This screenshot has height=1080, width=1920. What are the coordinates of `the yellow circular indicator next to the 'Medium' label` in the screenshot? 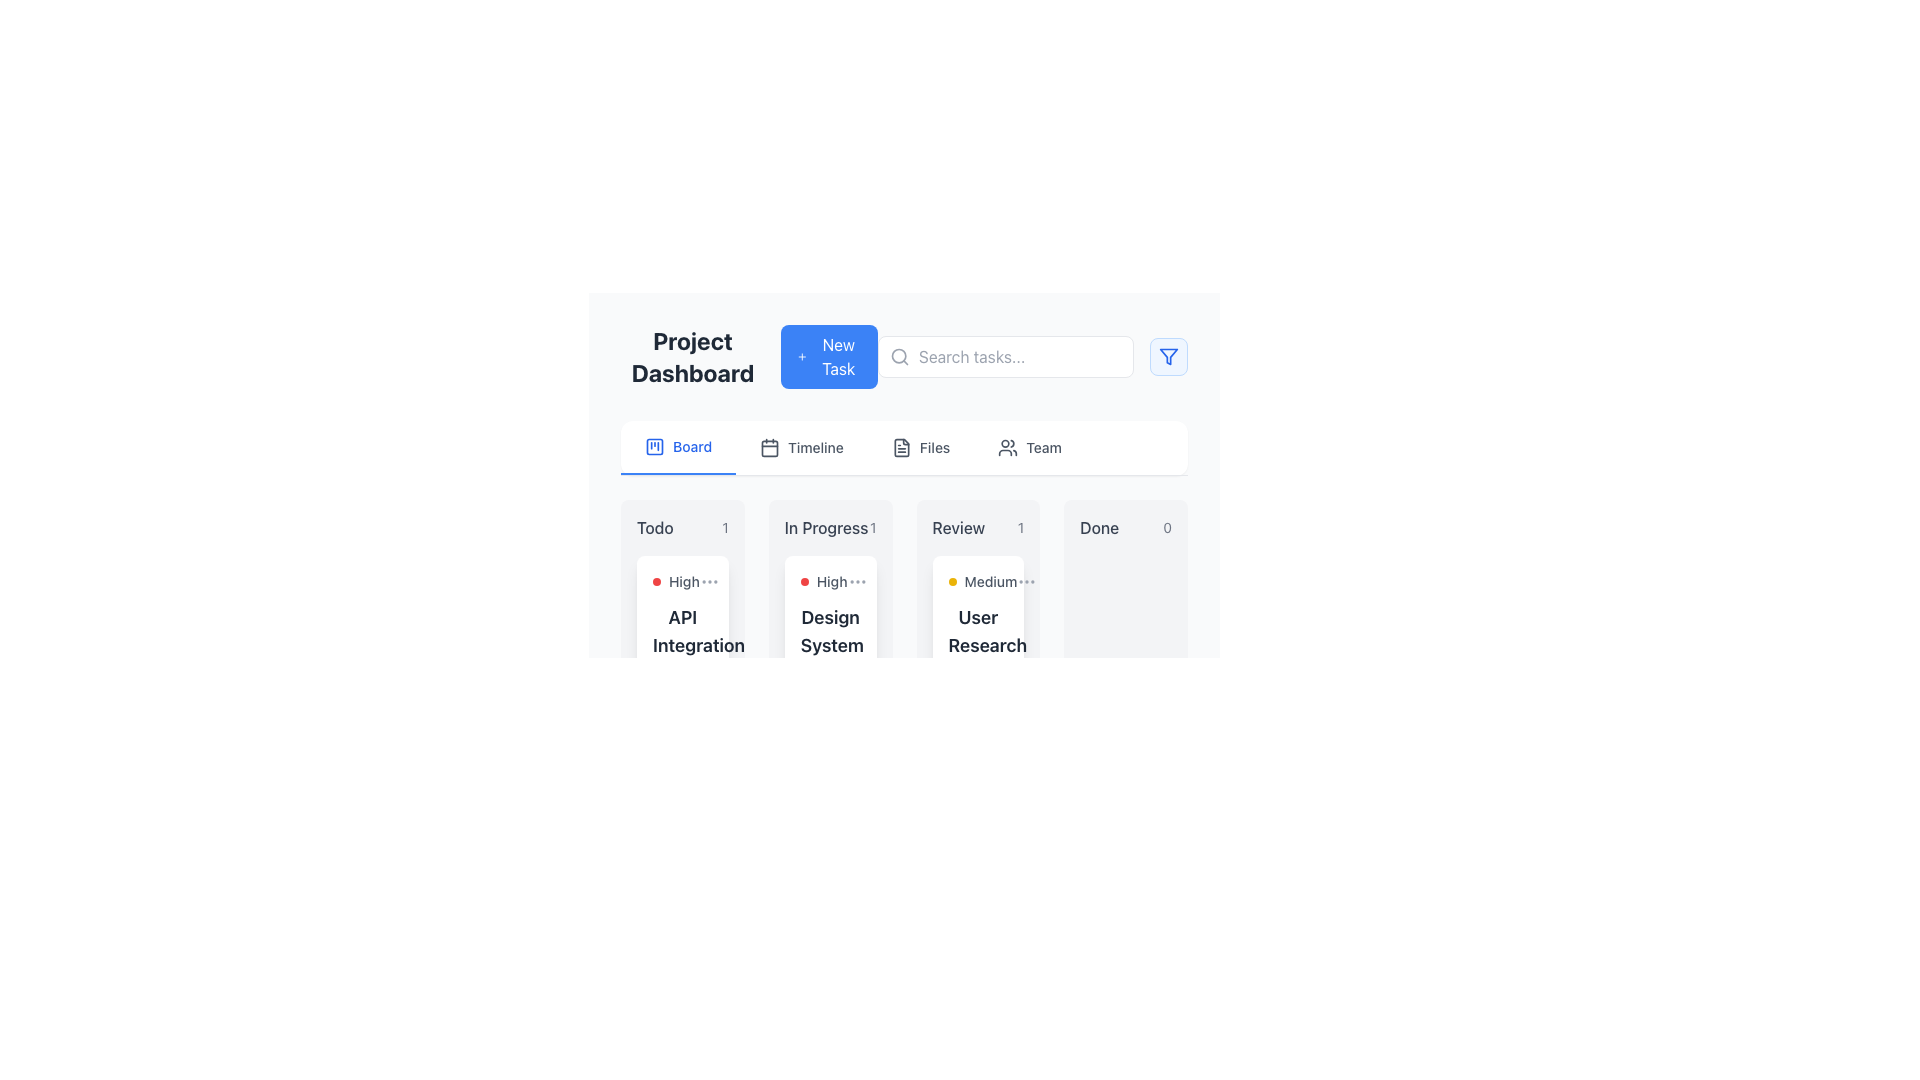 It's located at (978, 582).